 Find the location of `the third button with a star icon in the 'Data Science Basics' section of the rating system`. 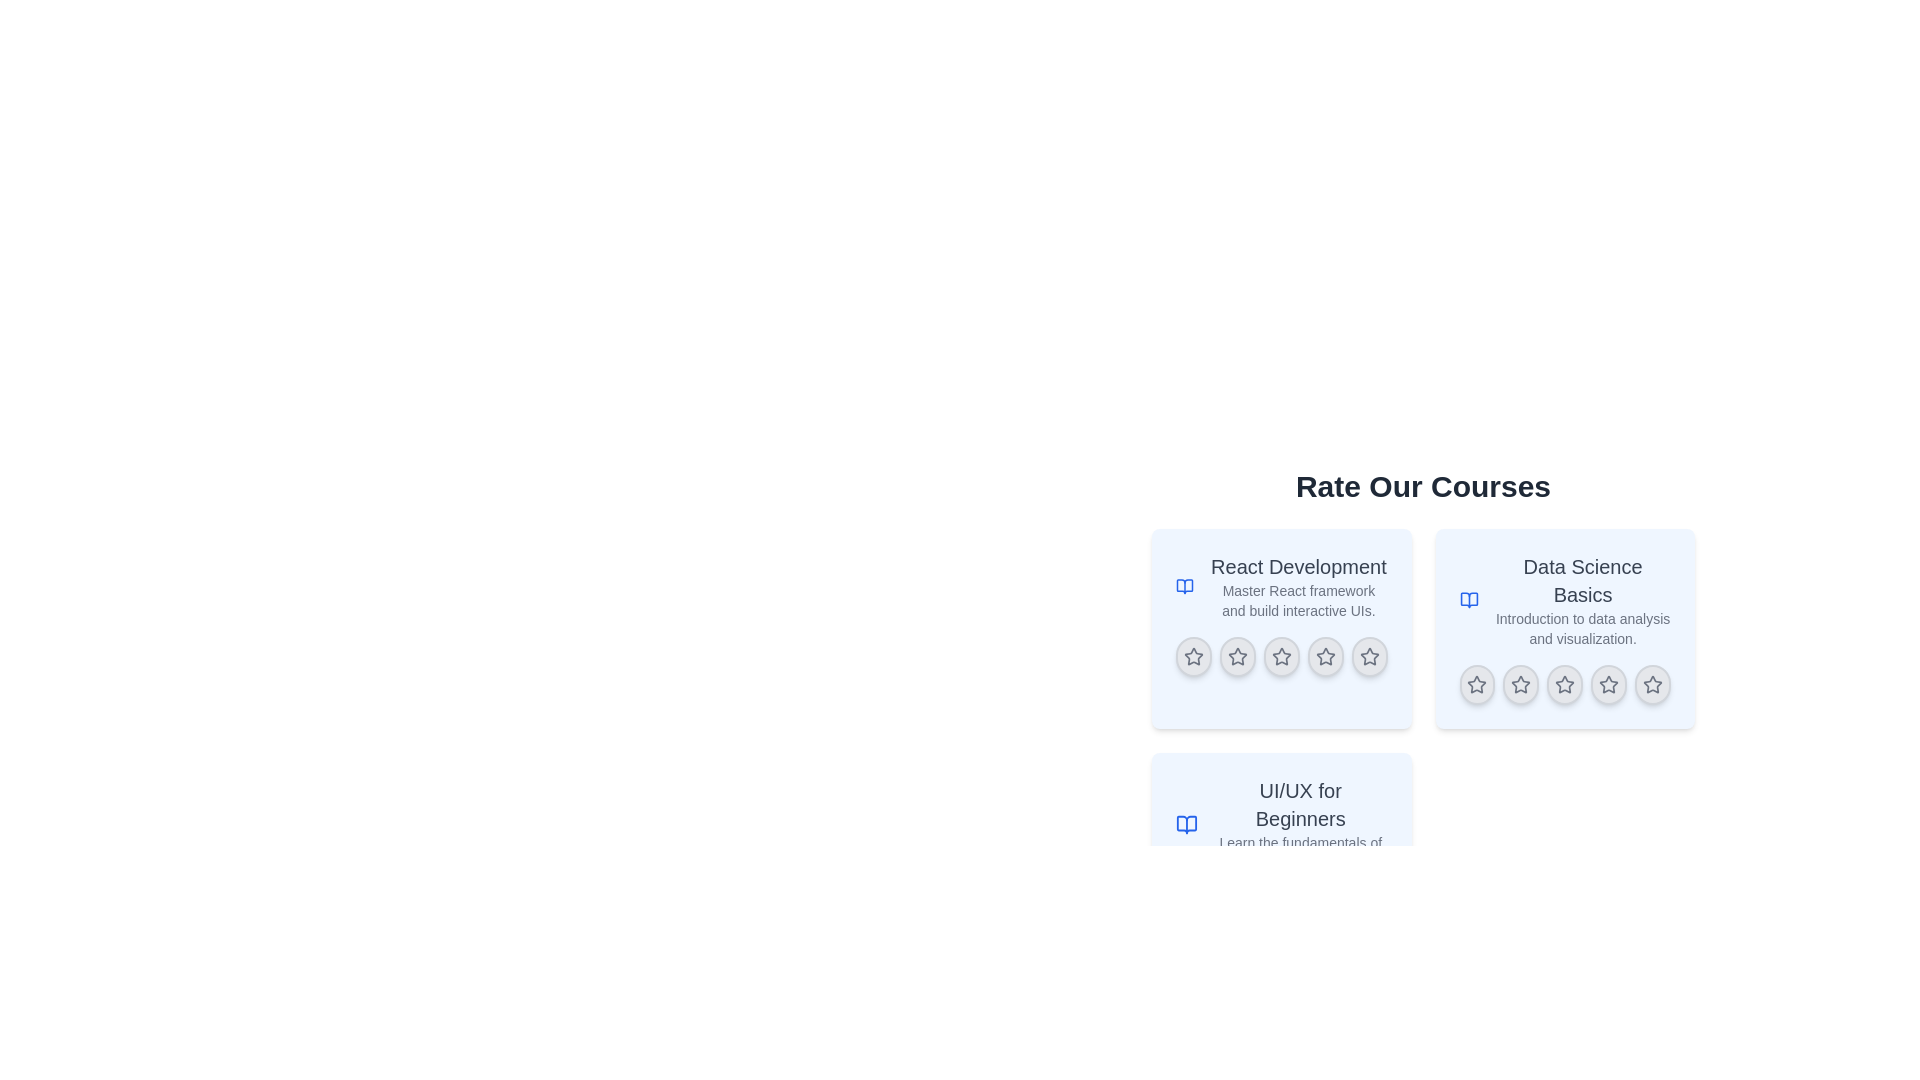

the third button with a star icon in the 'Data Science Basics' section of the rating system is located at coordinates (1564, 684).